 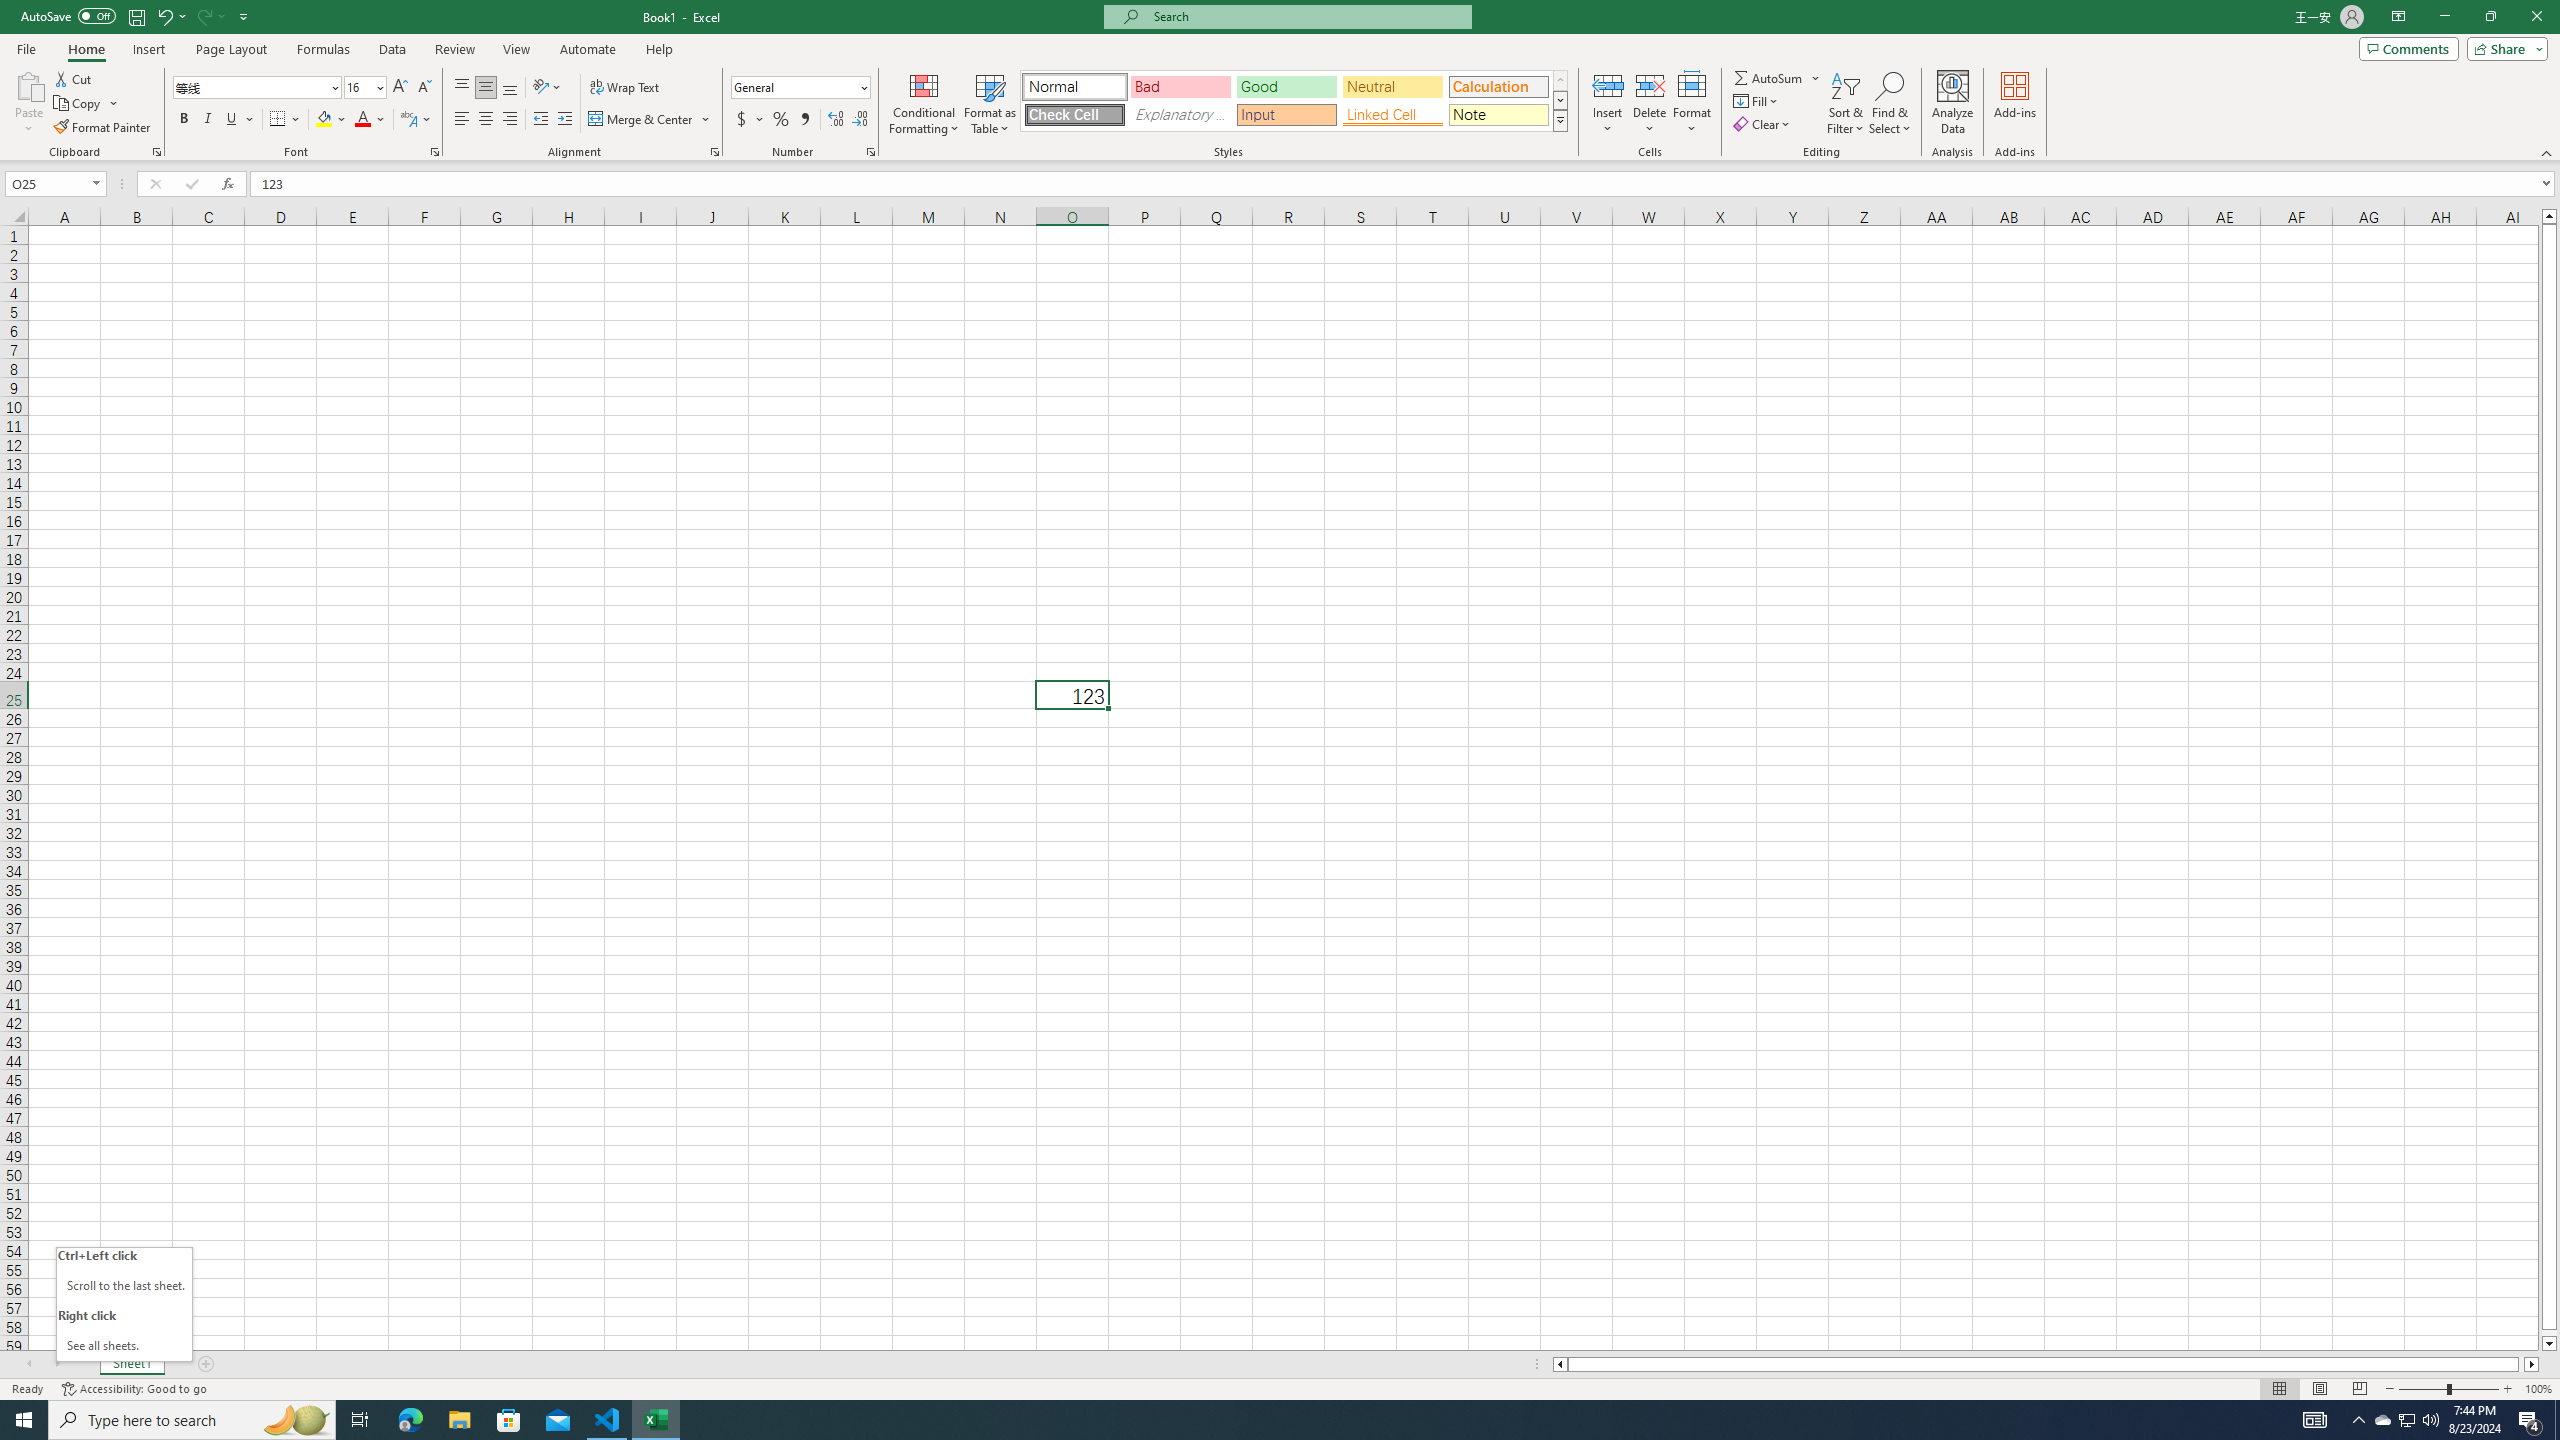 What do you see at coordinates (860, 118) in the screenshot?
I see `'Decrease Decimal'` at bounding box center [860, 118].